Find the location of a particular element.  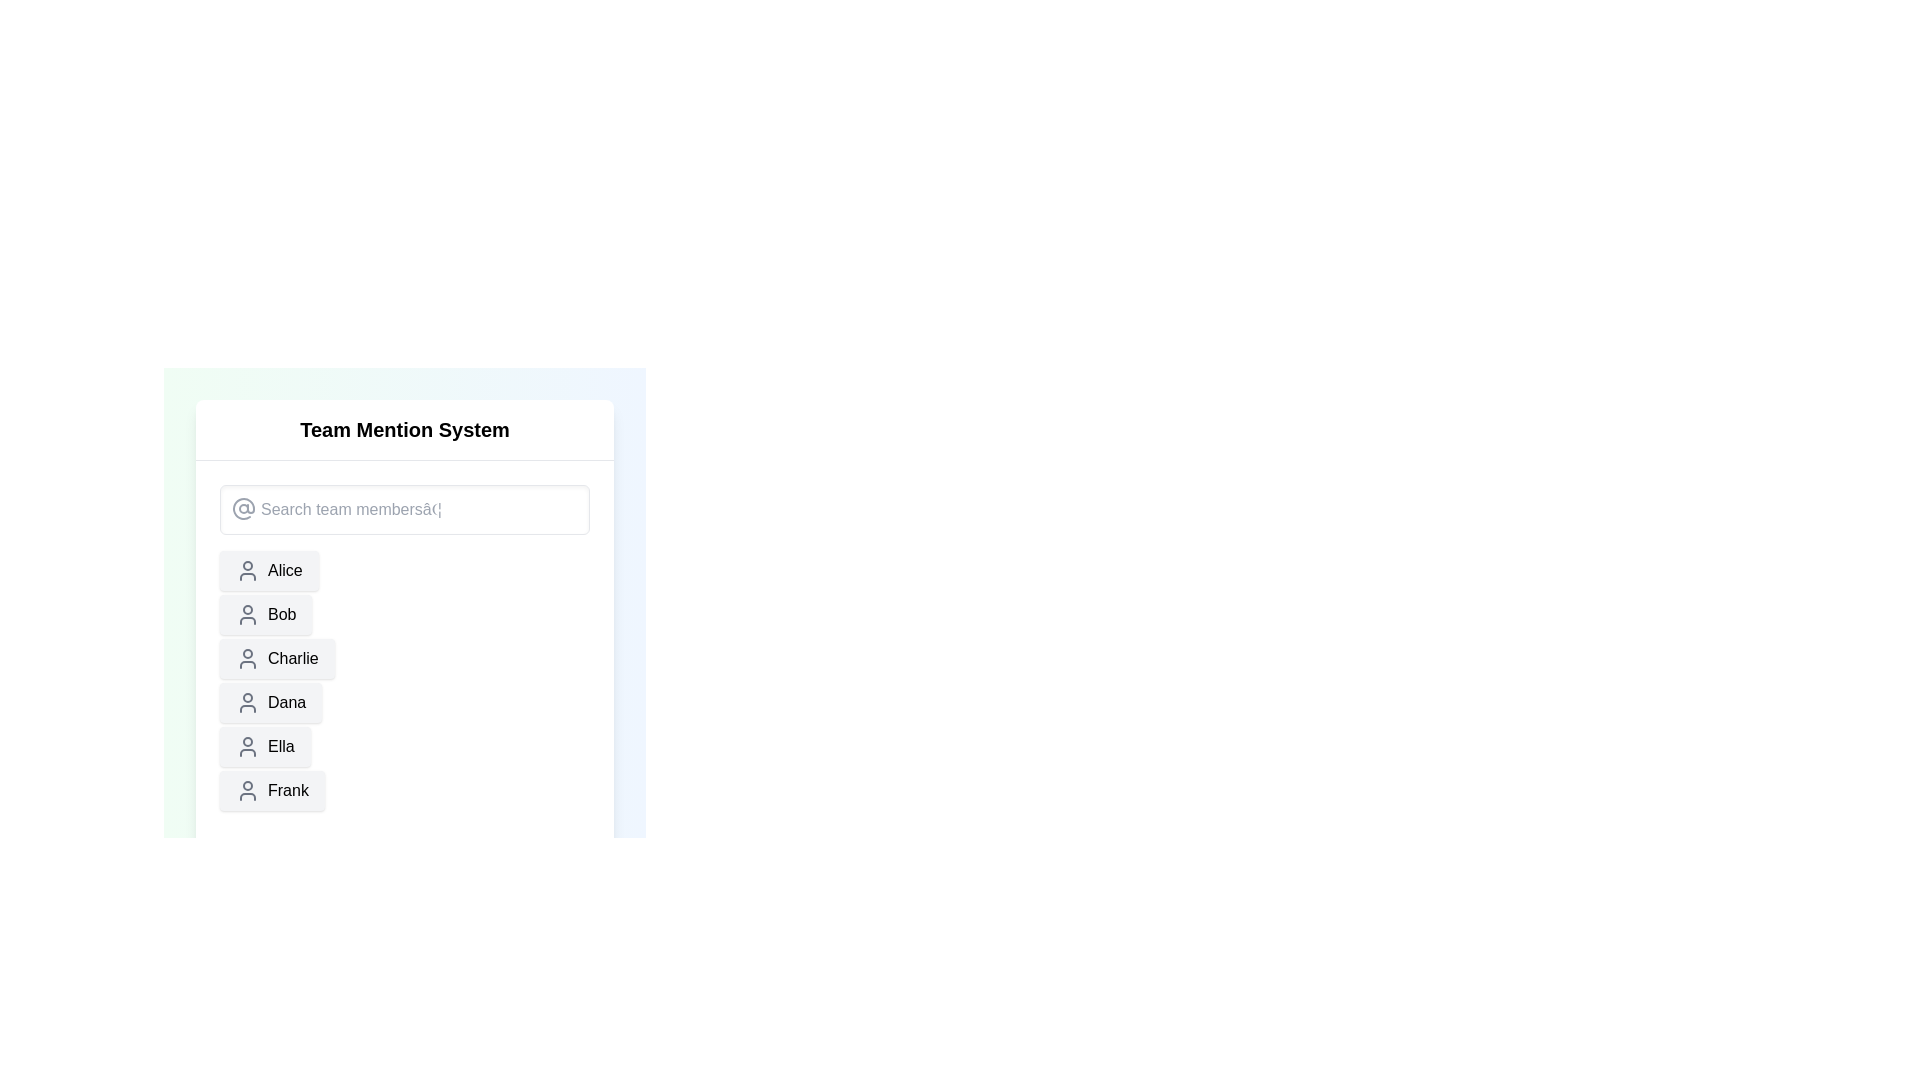

a name in the 'Team Mention System' is located at coordinates (403, 675).